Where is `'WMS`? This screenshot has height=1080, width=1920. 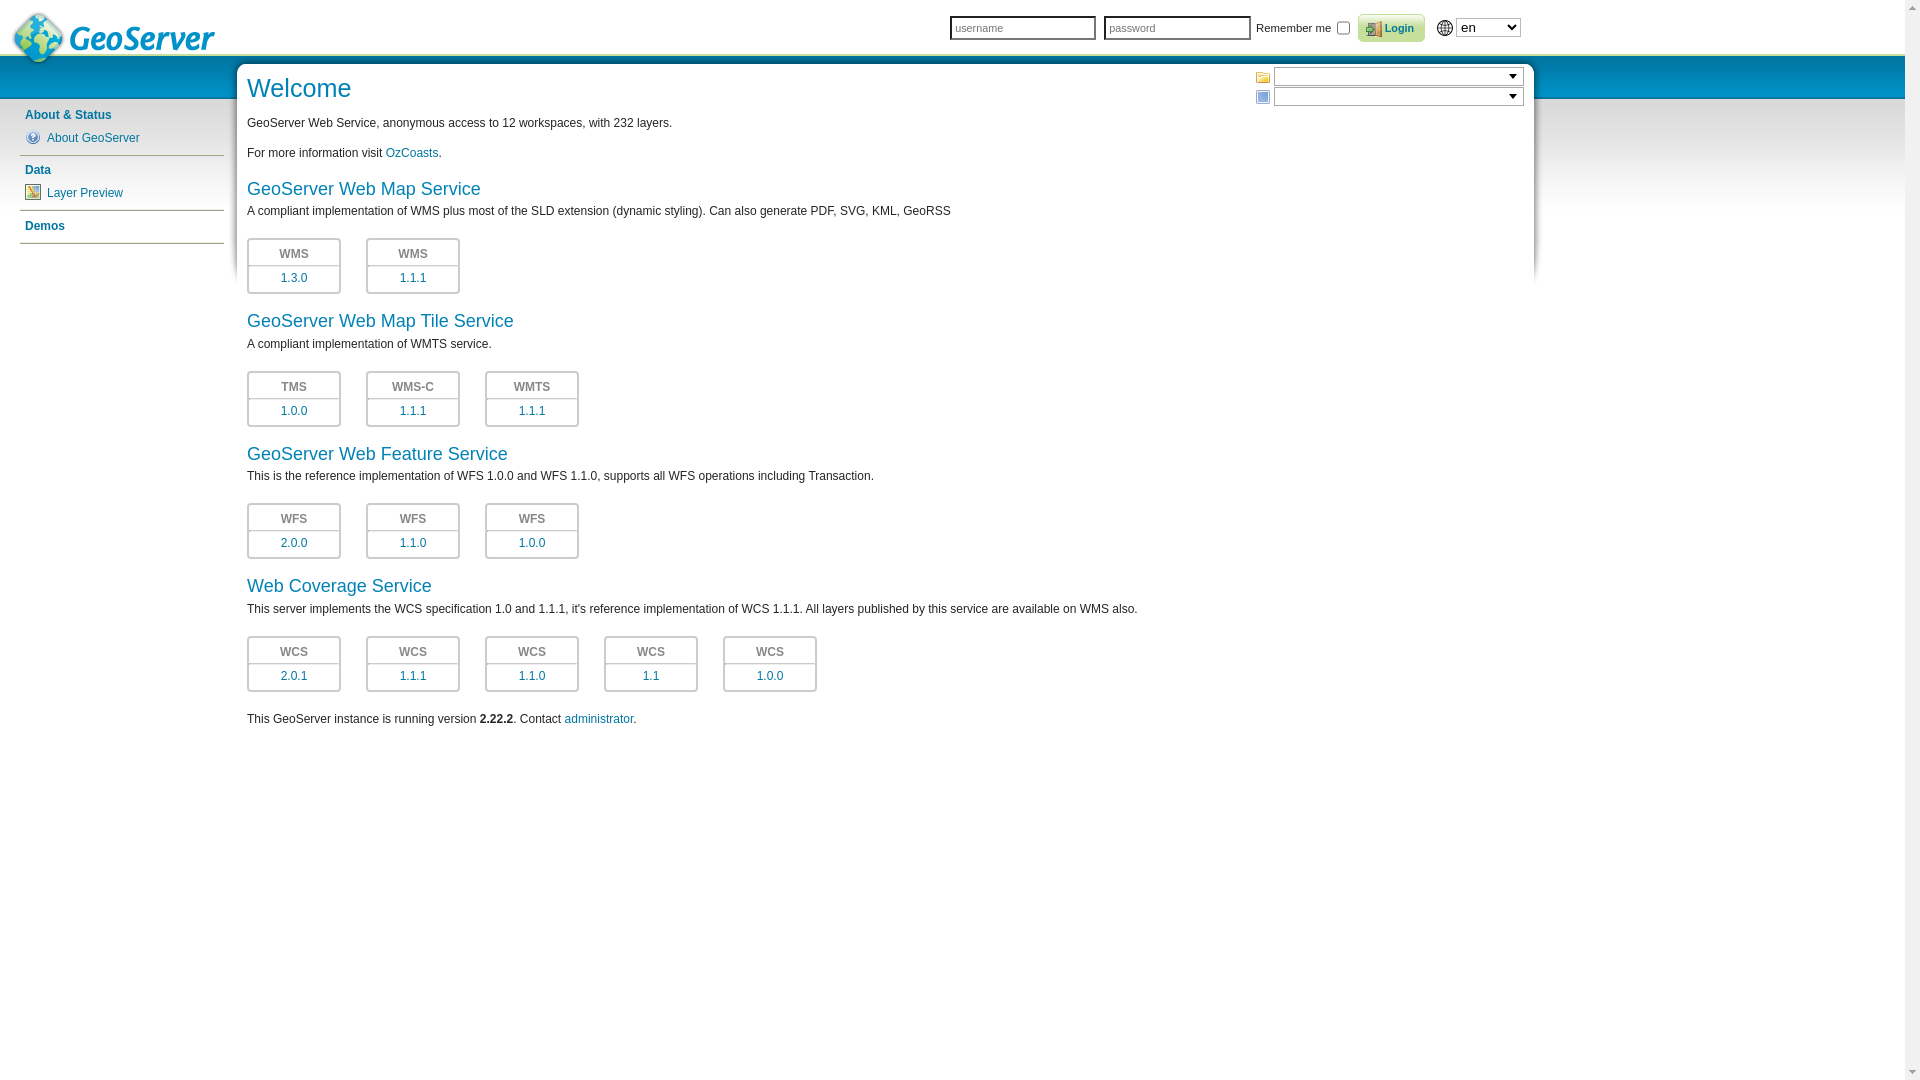 'WMS is located at coordinates (411, 265).